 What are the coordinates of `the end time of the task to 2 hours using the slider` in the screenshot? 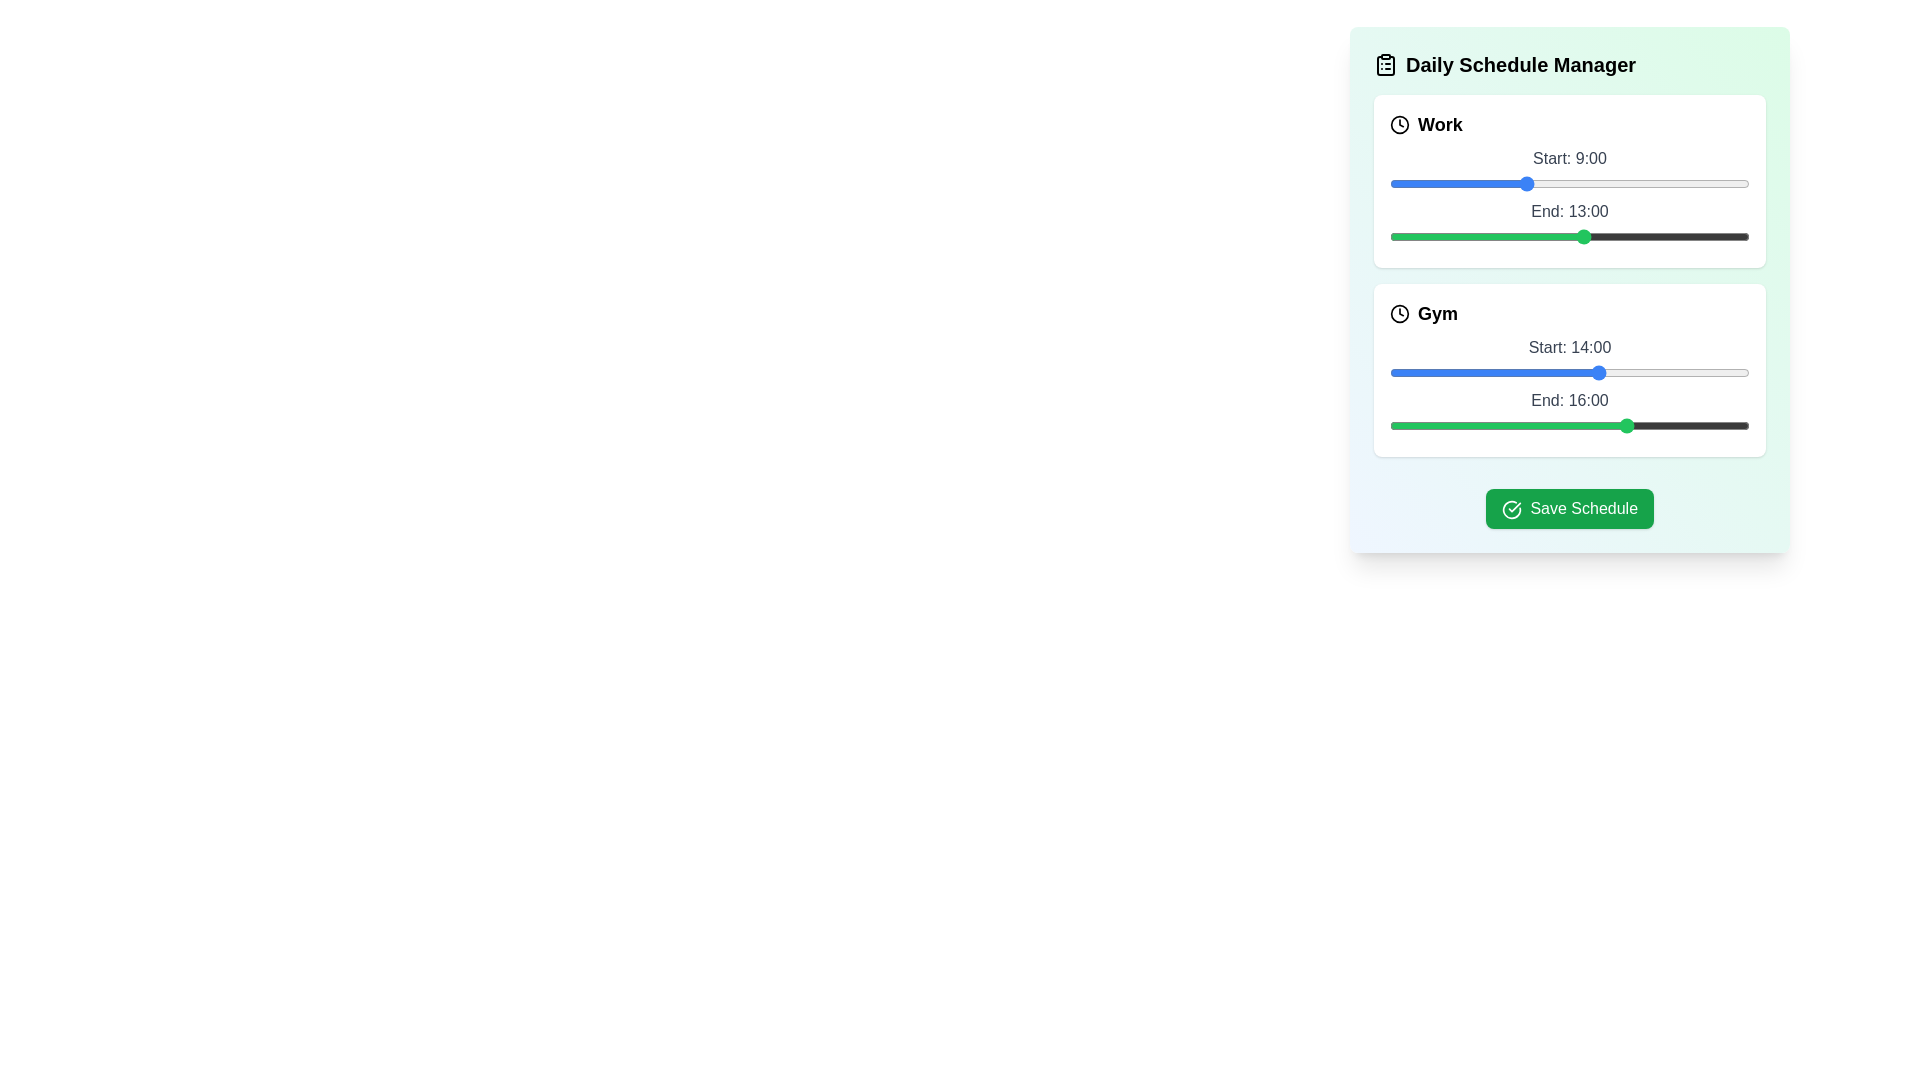 It's located at (1419, 235).